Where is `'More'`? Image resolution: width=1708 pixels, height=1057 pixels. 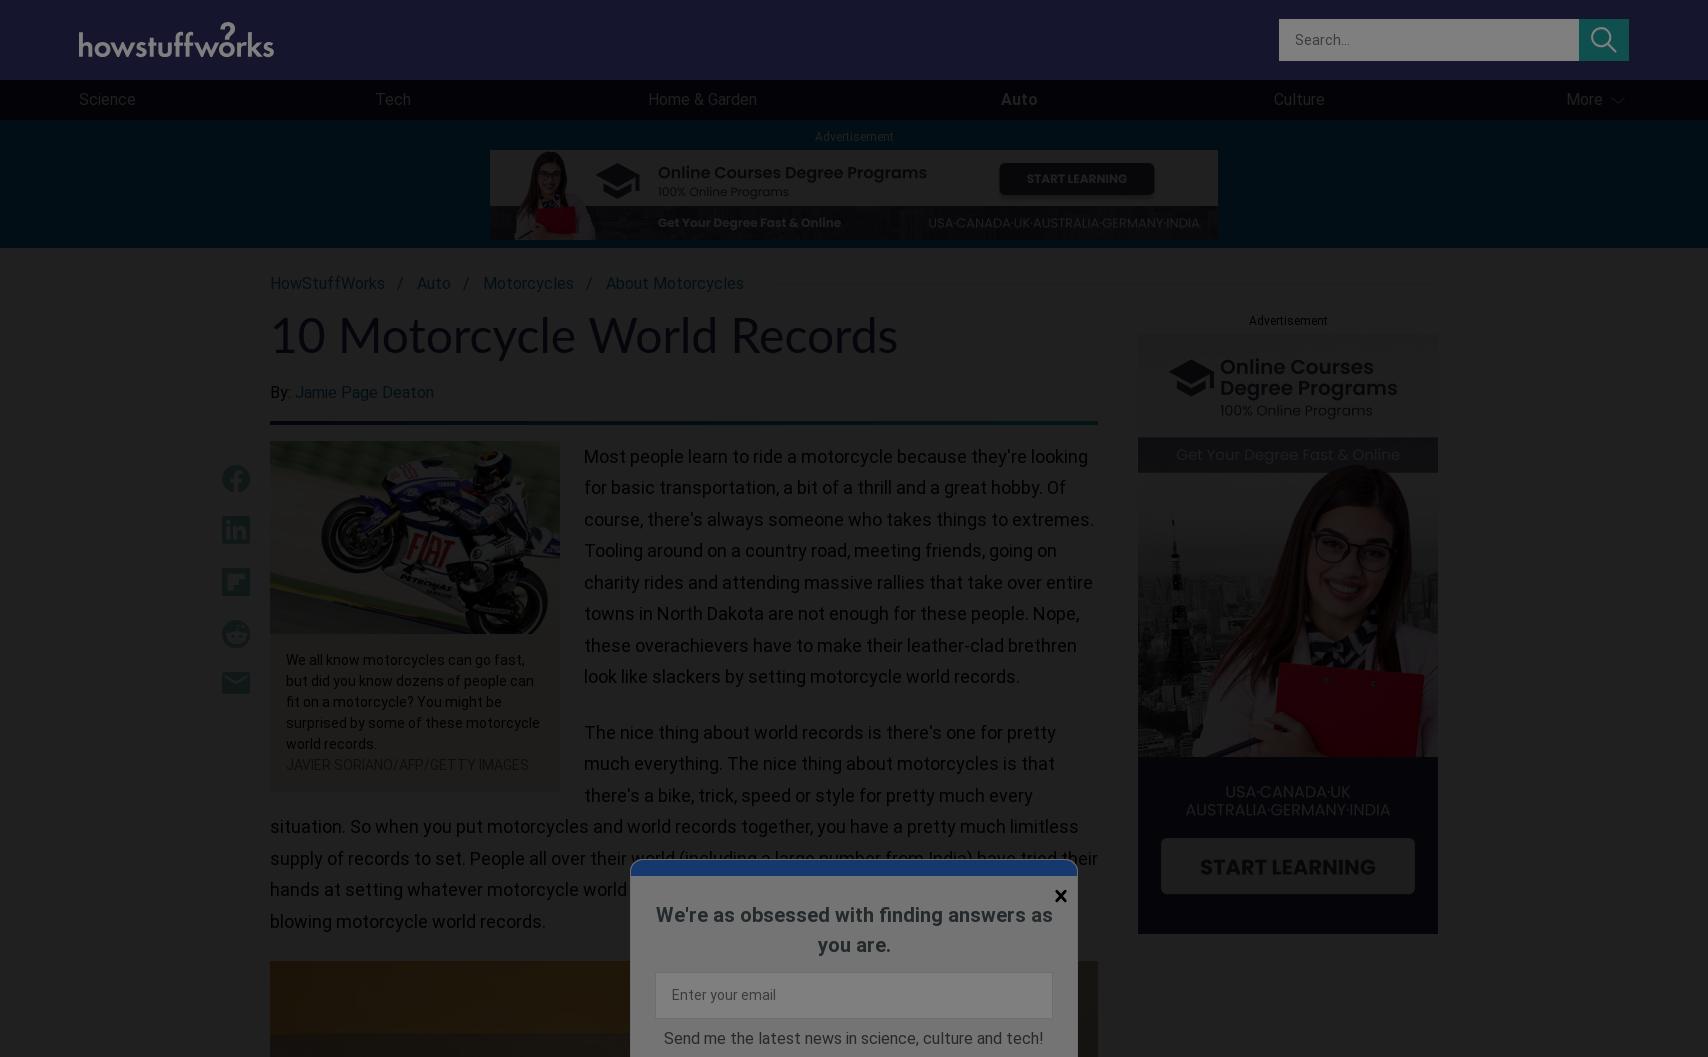 'More' is located at coordinates (1583, 98).